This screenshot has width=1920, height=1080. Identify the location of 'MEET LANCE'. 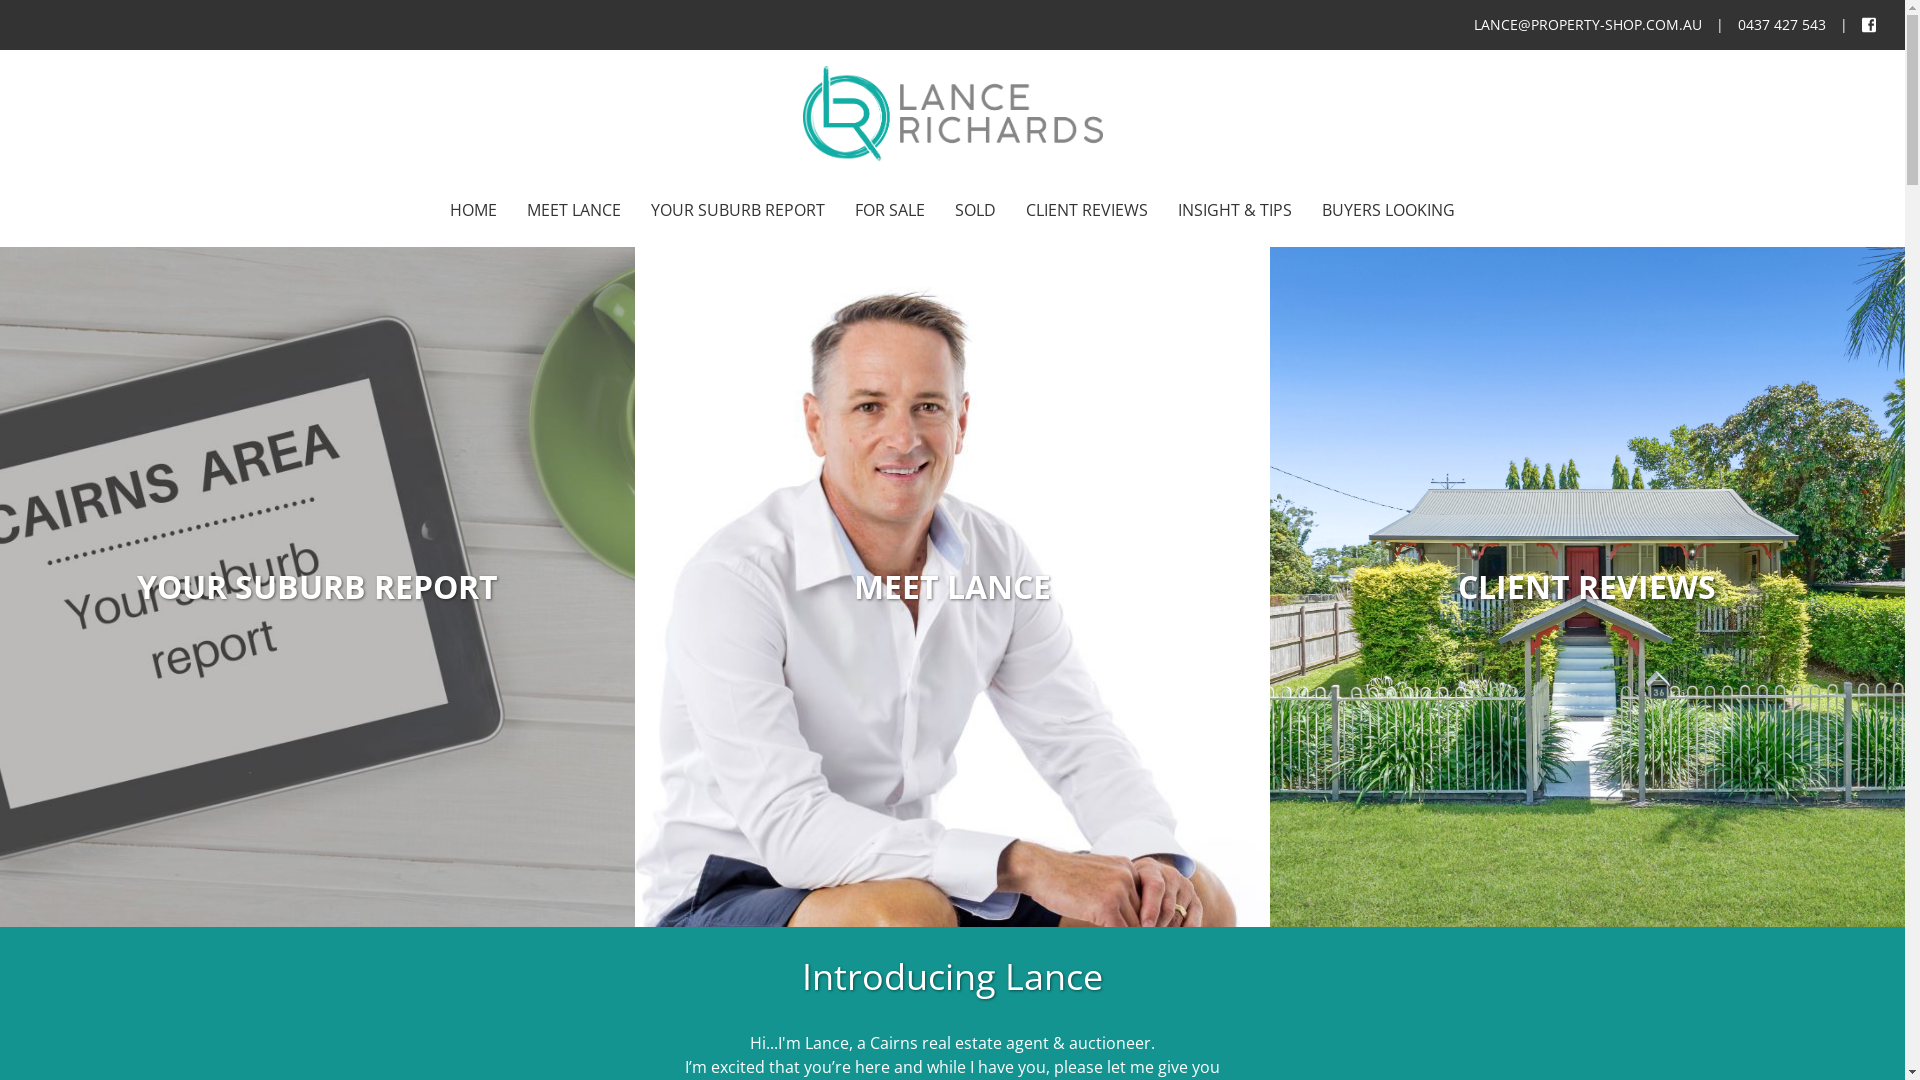
(573, 212).